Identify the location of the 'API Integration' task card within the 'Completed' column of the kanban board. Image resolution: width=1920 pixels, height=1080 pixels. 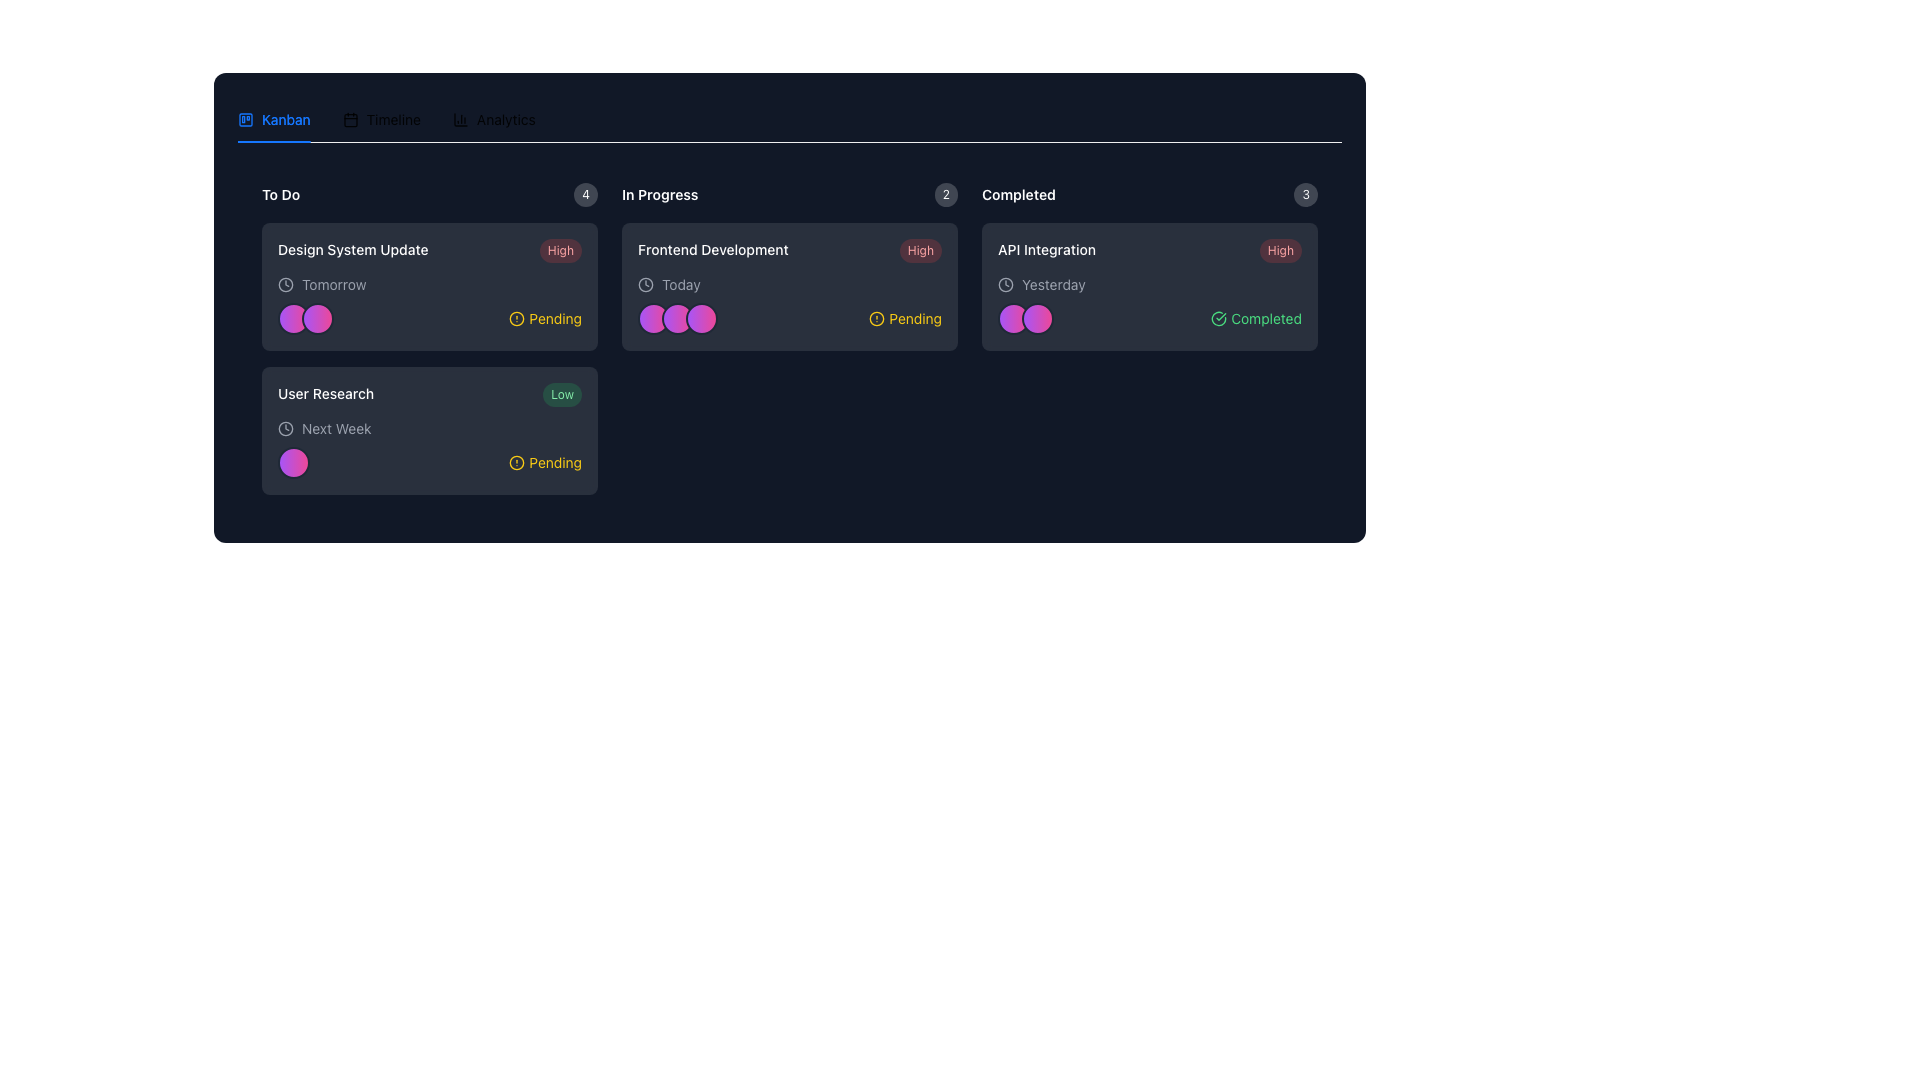
(1150, 338).